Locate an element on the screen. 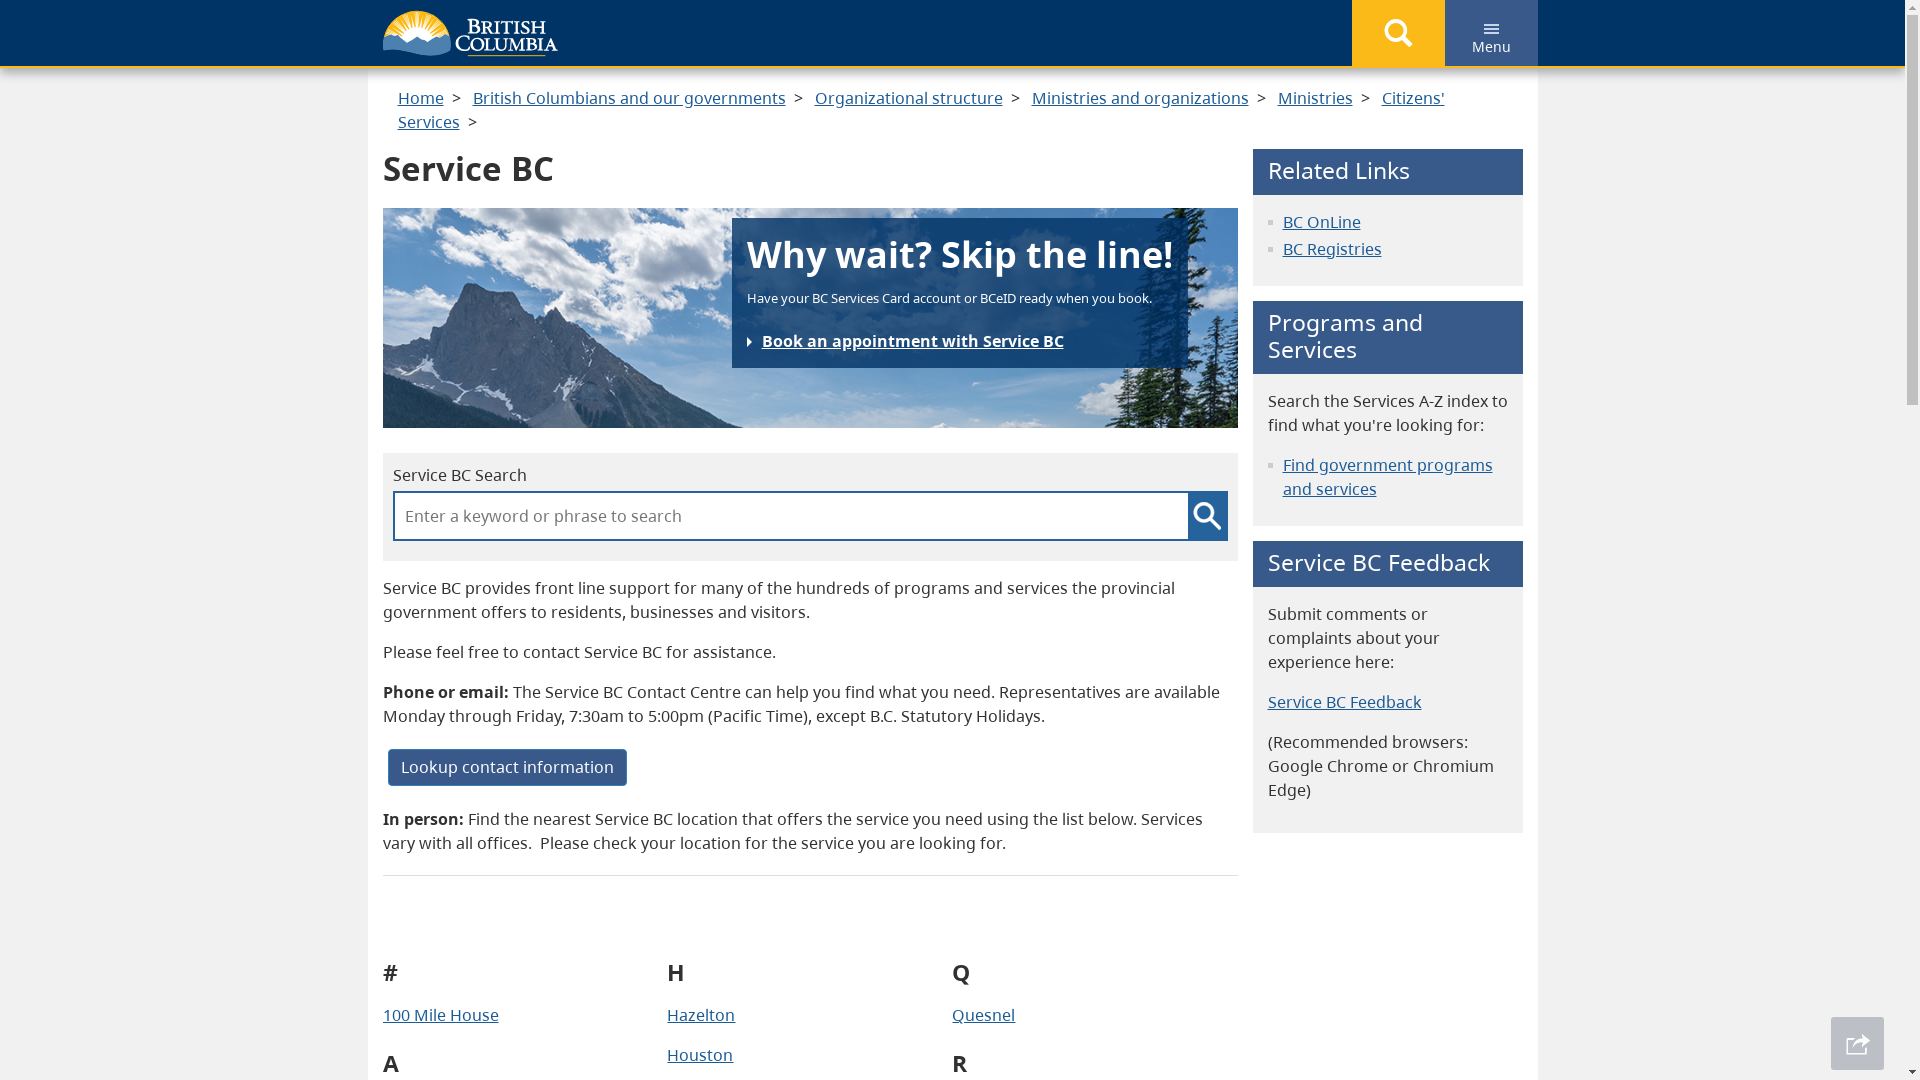 The image size is (1920, 1080). 'Find government programs and services' is located at coordinates (1386, 477).